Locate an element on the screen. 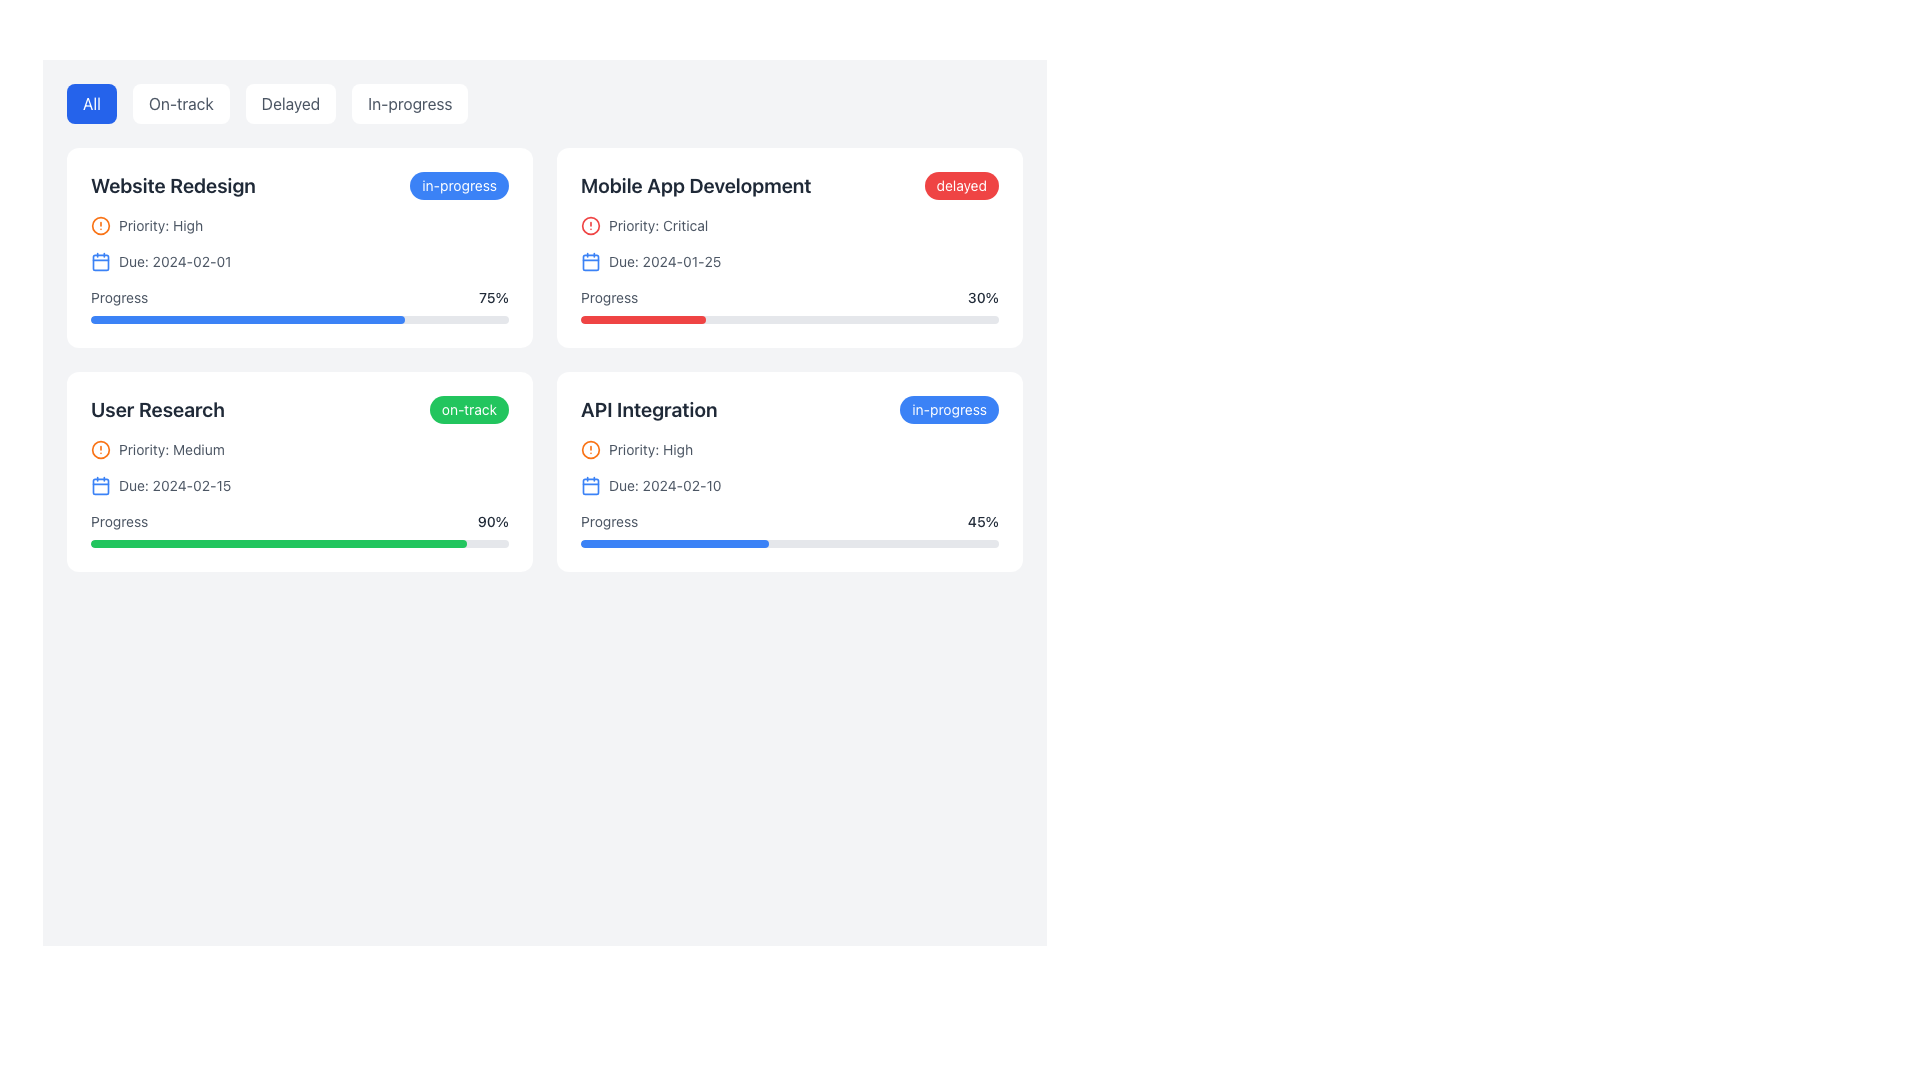 The image size is (1920, 1080). the status indicator in the 'Website Redesign' card is located at coordinates (458, 185).